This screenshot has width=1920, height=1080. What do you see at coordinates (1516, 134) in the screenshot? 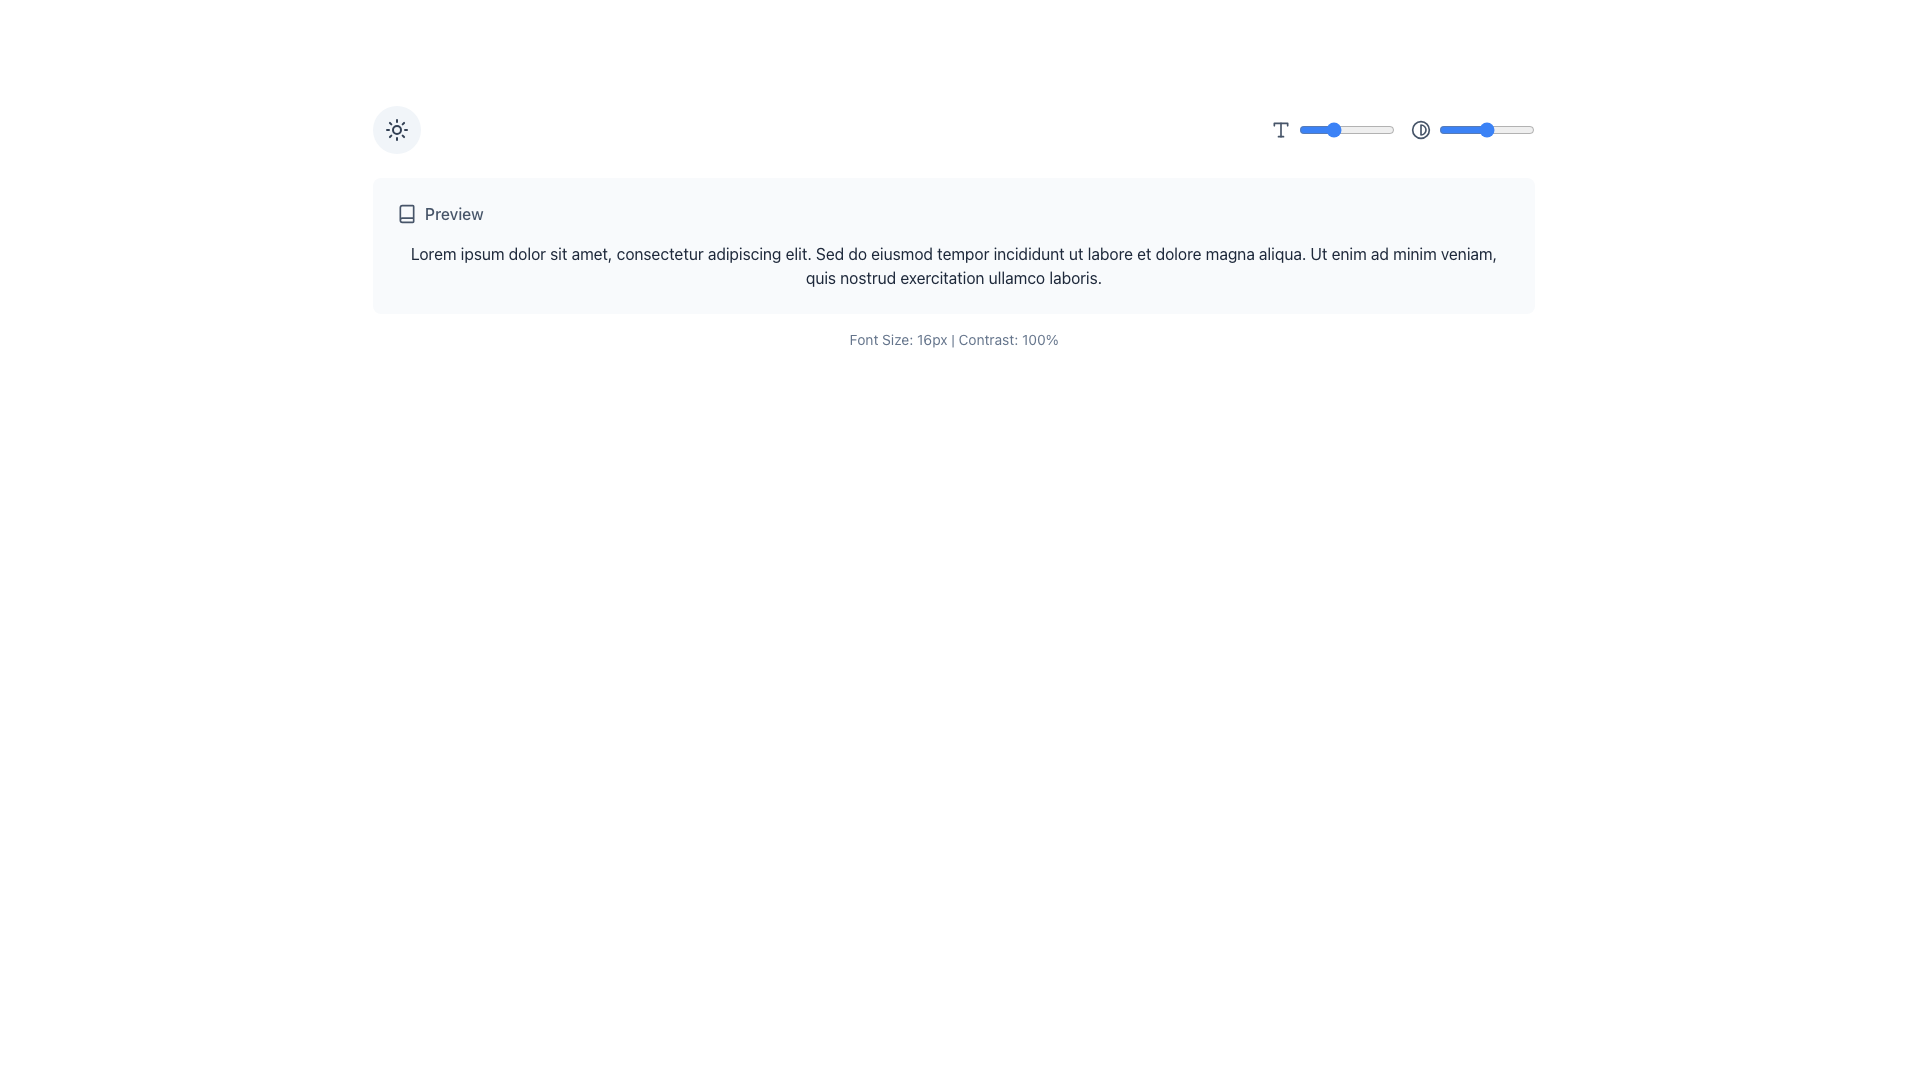
I see `the small gray eye icon located in the upper right corner of the UI` at bounding box center [1516, 134].